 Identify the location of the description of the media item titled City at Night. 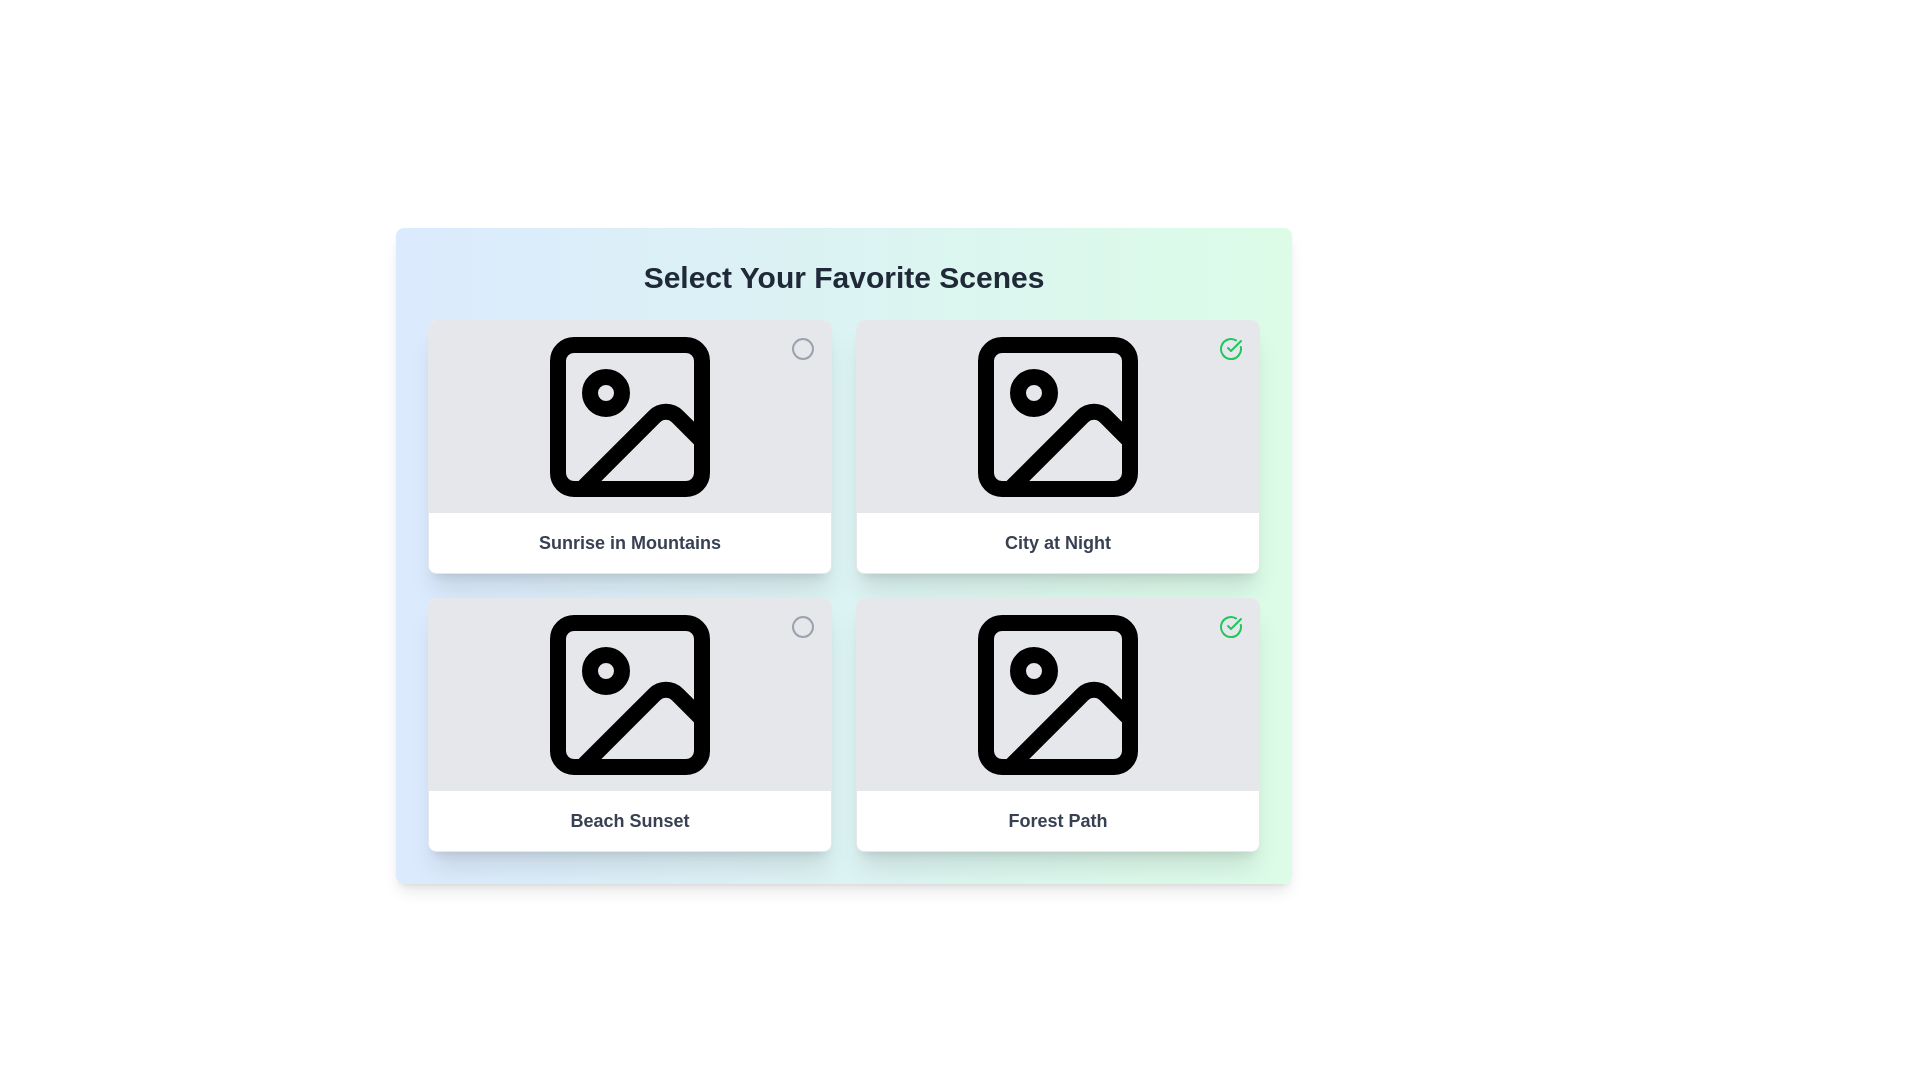
(1056, 543).